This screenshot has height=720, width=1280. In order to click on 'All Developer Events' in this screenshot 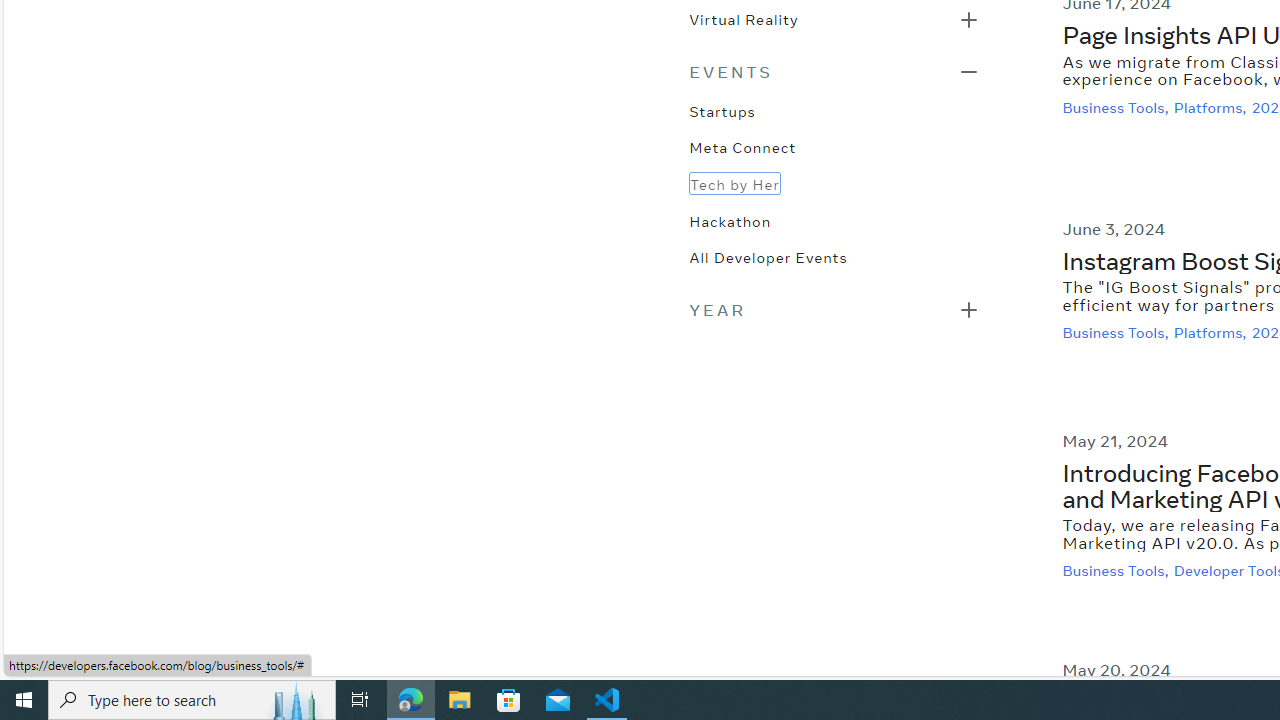, I will do `click(767, 254)`.